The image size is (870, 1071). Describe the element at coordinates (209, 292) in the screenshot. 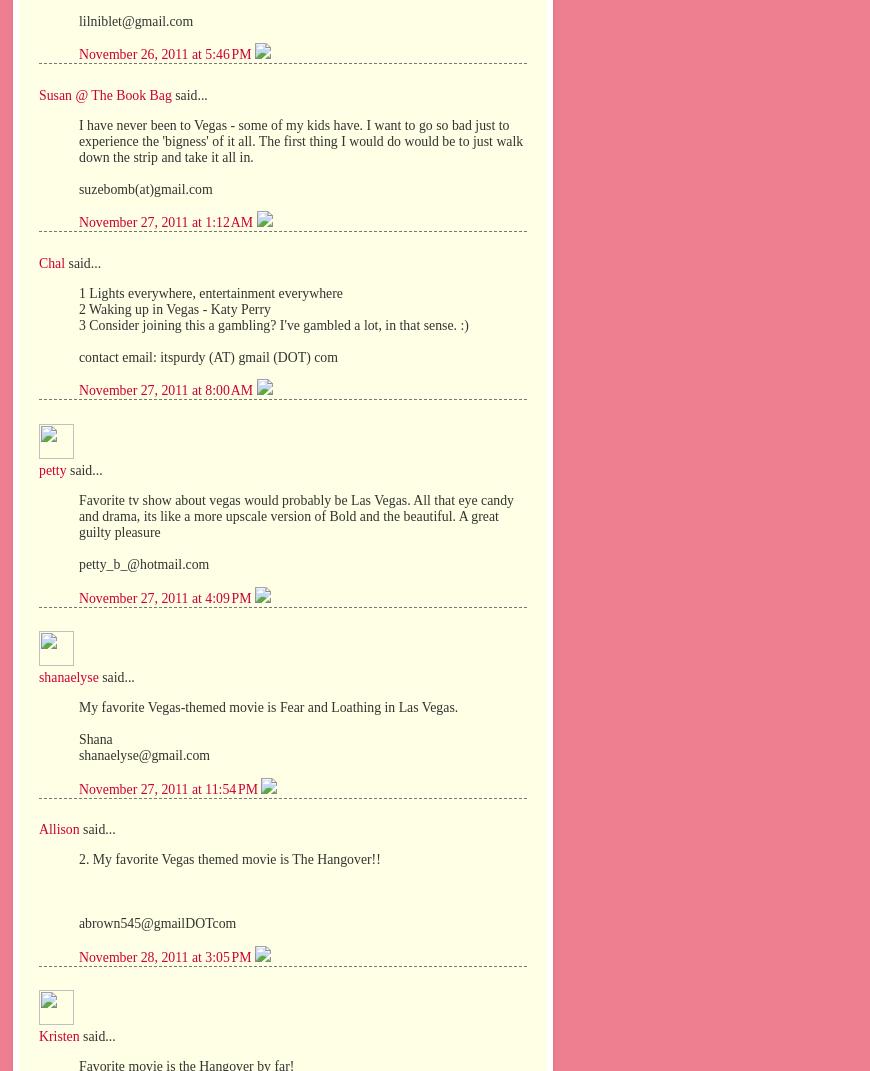

I see `'1 Lights everywhere, entertainment everywhere'` at that location.